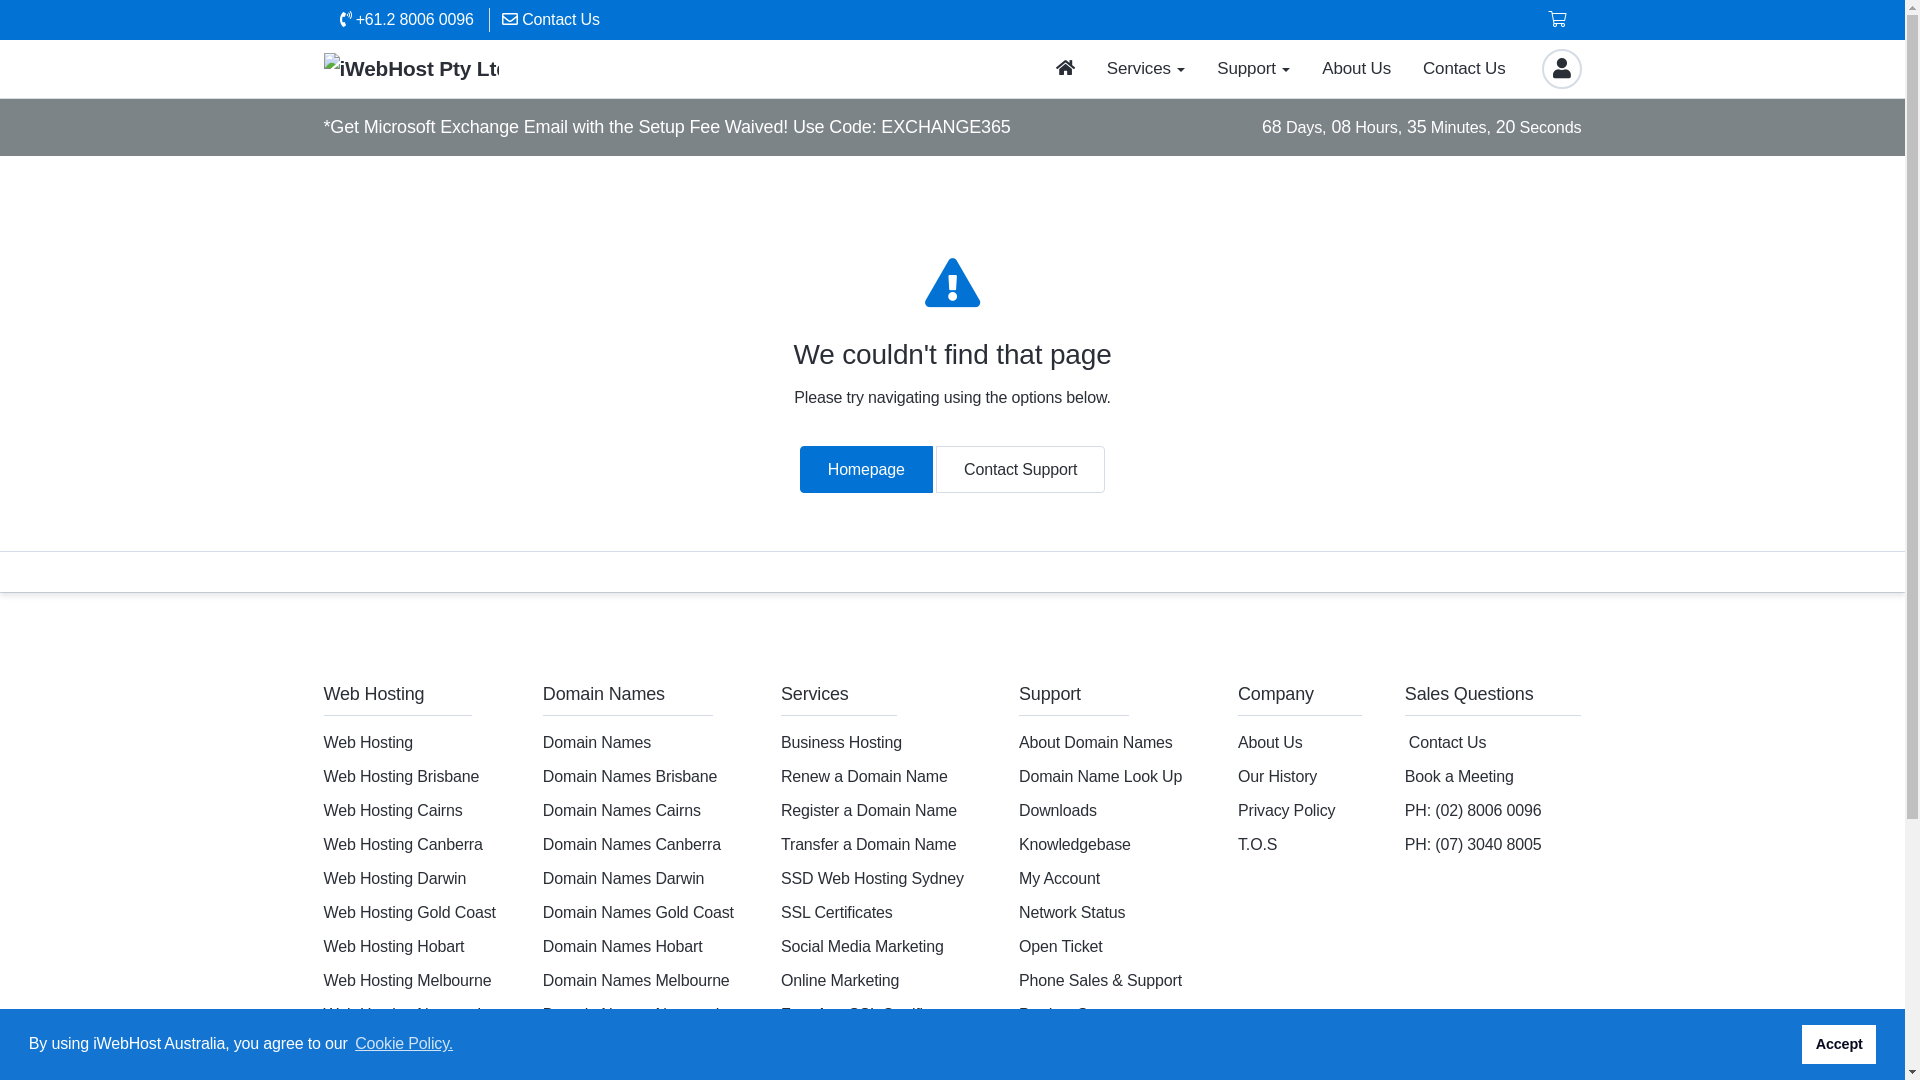 The height and width of the screenshot is (1080, 1920). Describe the element at coordinates (402, 1043) in the screenshot. I see `'Cookie Policy.'` at that location.